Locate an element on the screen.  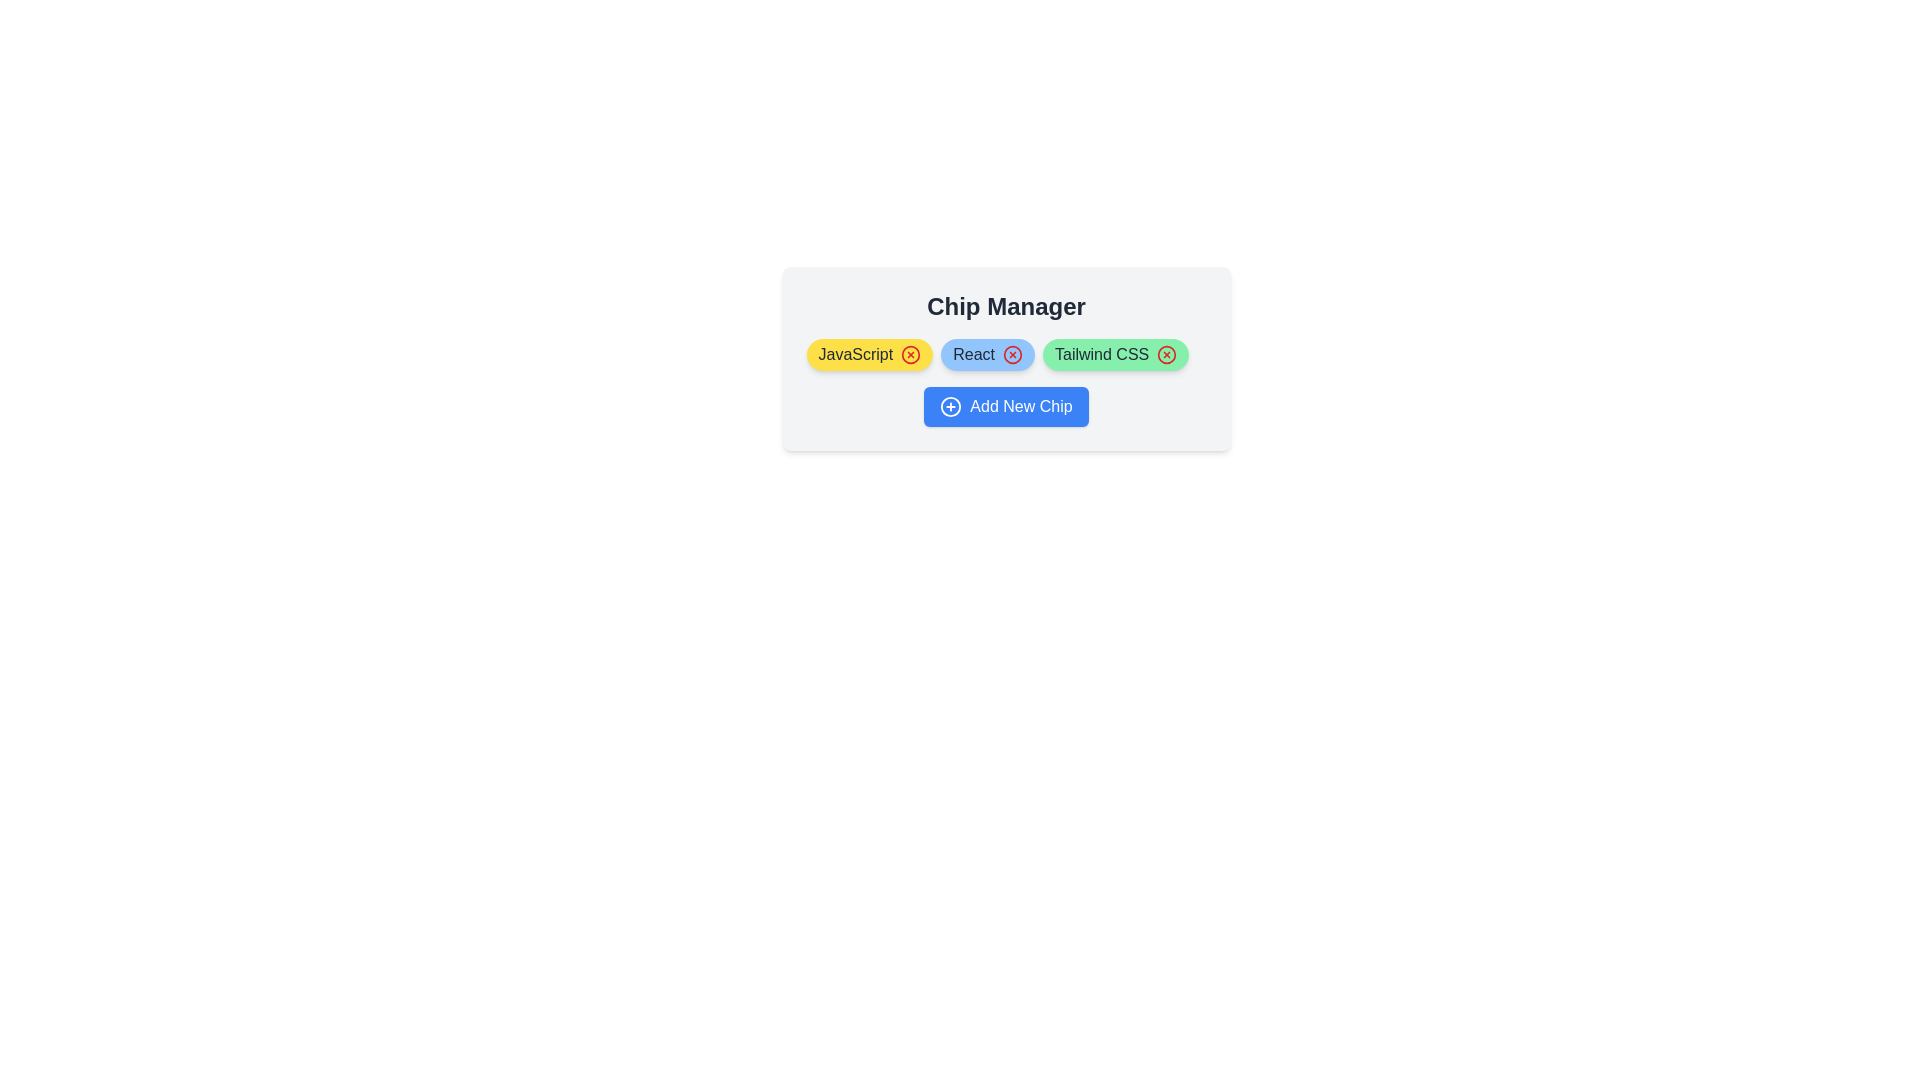
close icon of the chip labeled React to remove it is located at coordinates (1012, 353).